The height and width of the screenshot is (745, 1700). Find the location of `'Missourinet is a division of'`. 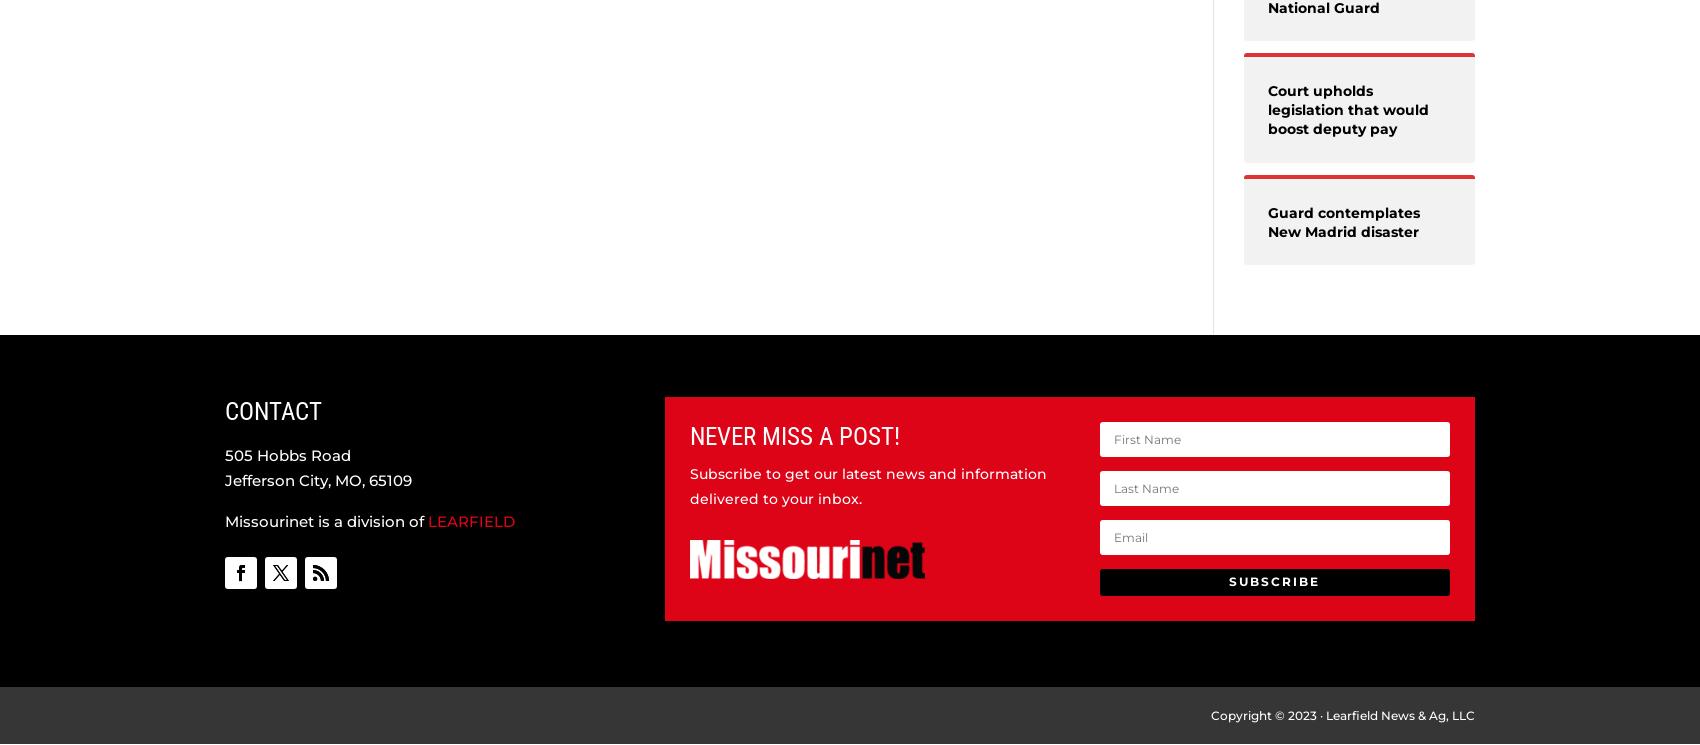

'Missourinet is a division of' is located at coordinates (325, 519).